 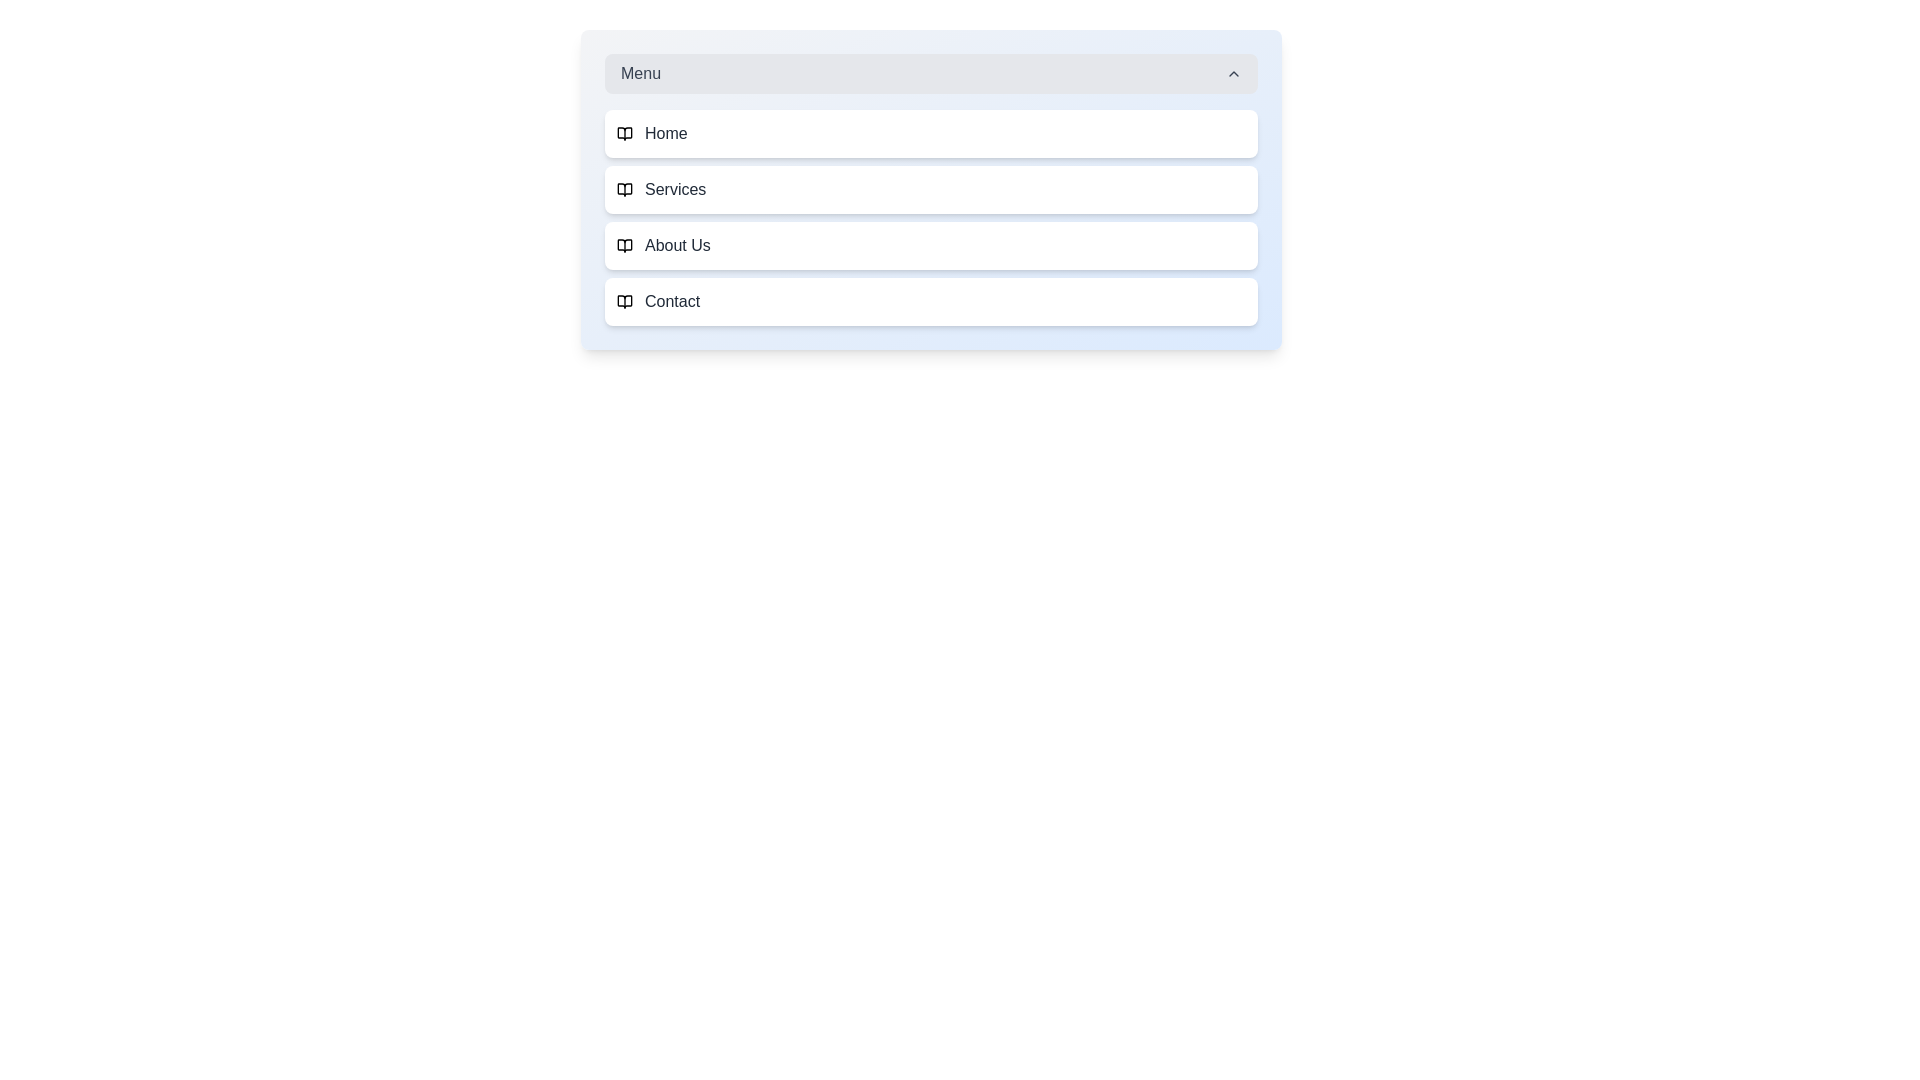 I want to click on the 'Contact' interactive list item, so click(x=930, y=301).